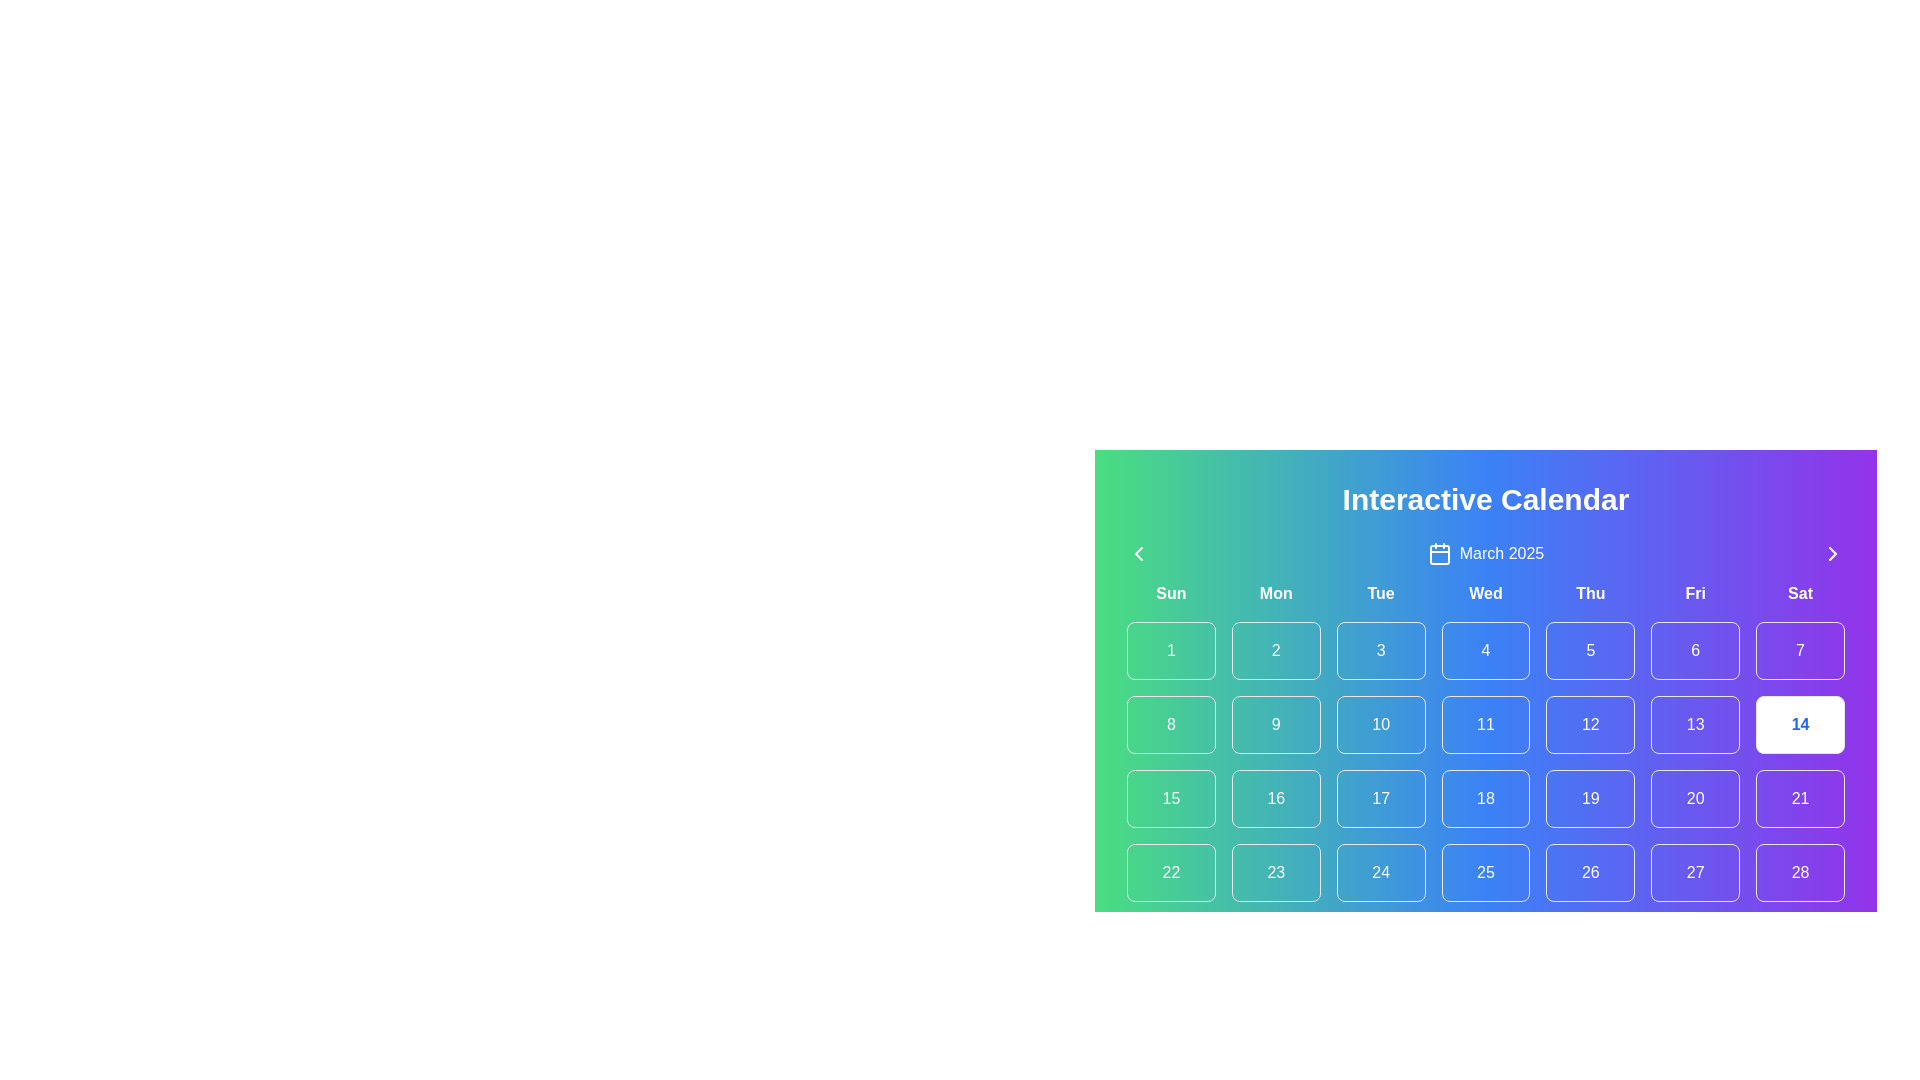  I want to click on the rectangular button with rounded edges labeled '23' in the calendar grid under the 'Mon' column, so click(1275, 871).